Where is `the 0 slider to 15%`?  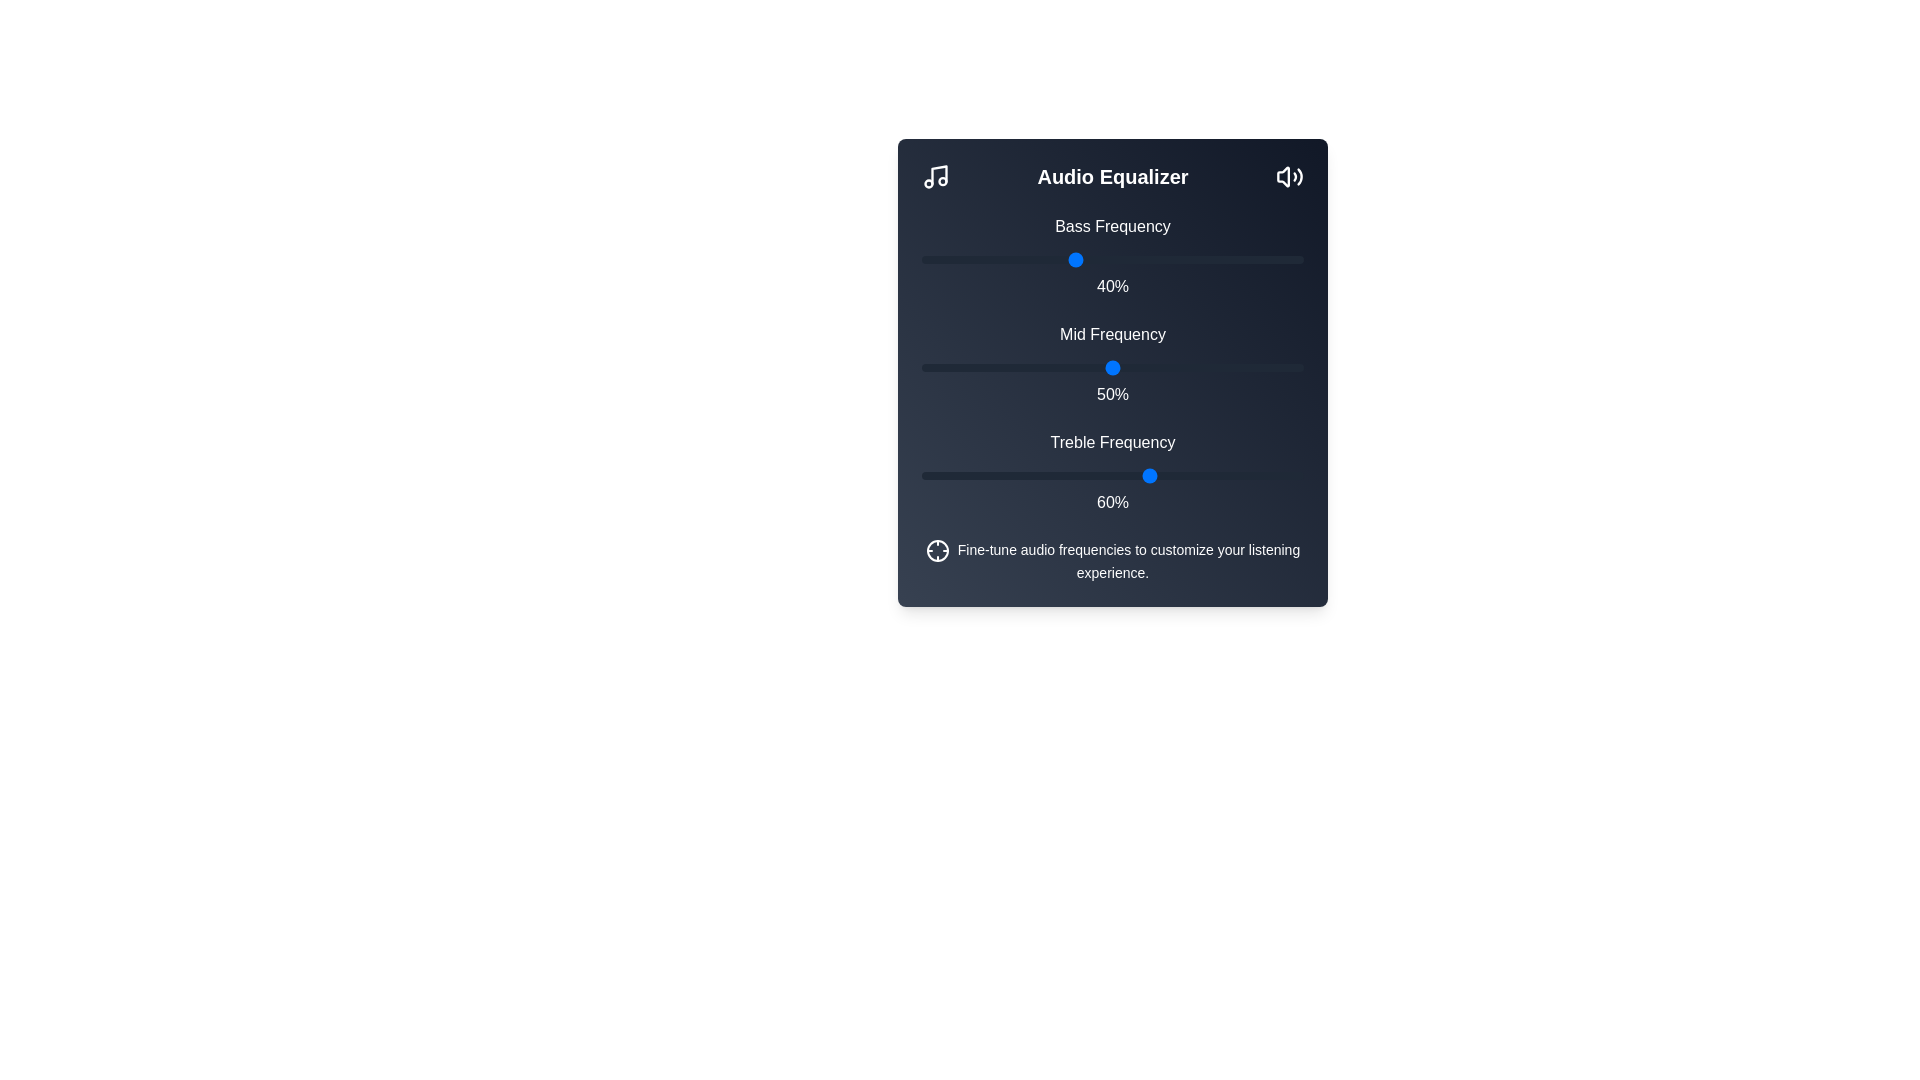 the 0 slider to 15% is located at coordinates (979, 258).